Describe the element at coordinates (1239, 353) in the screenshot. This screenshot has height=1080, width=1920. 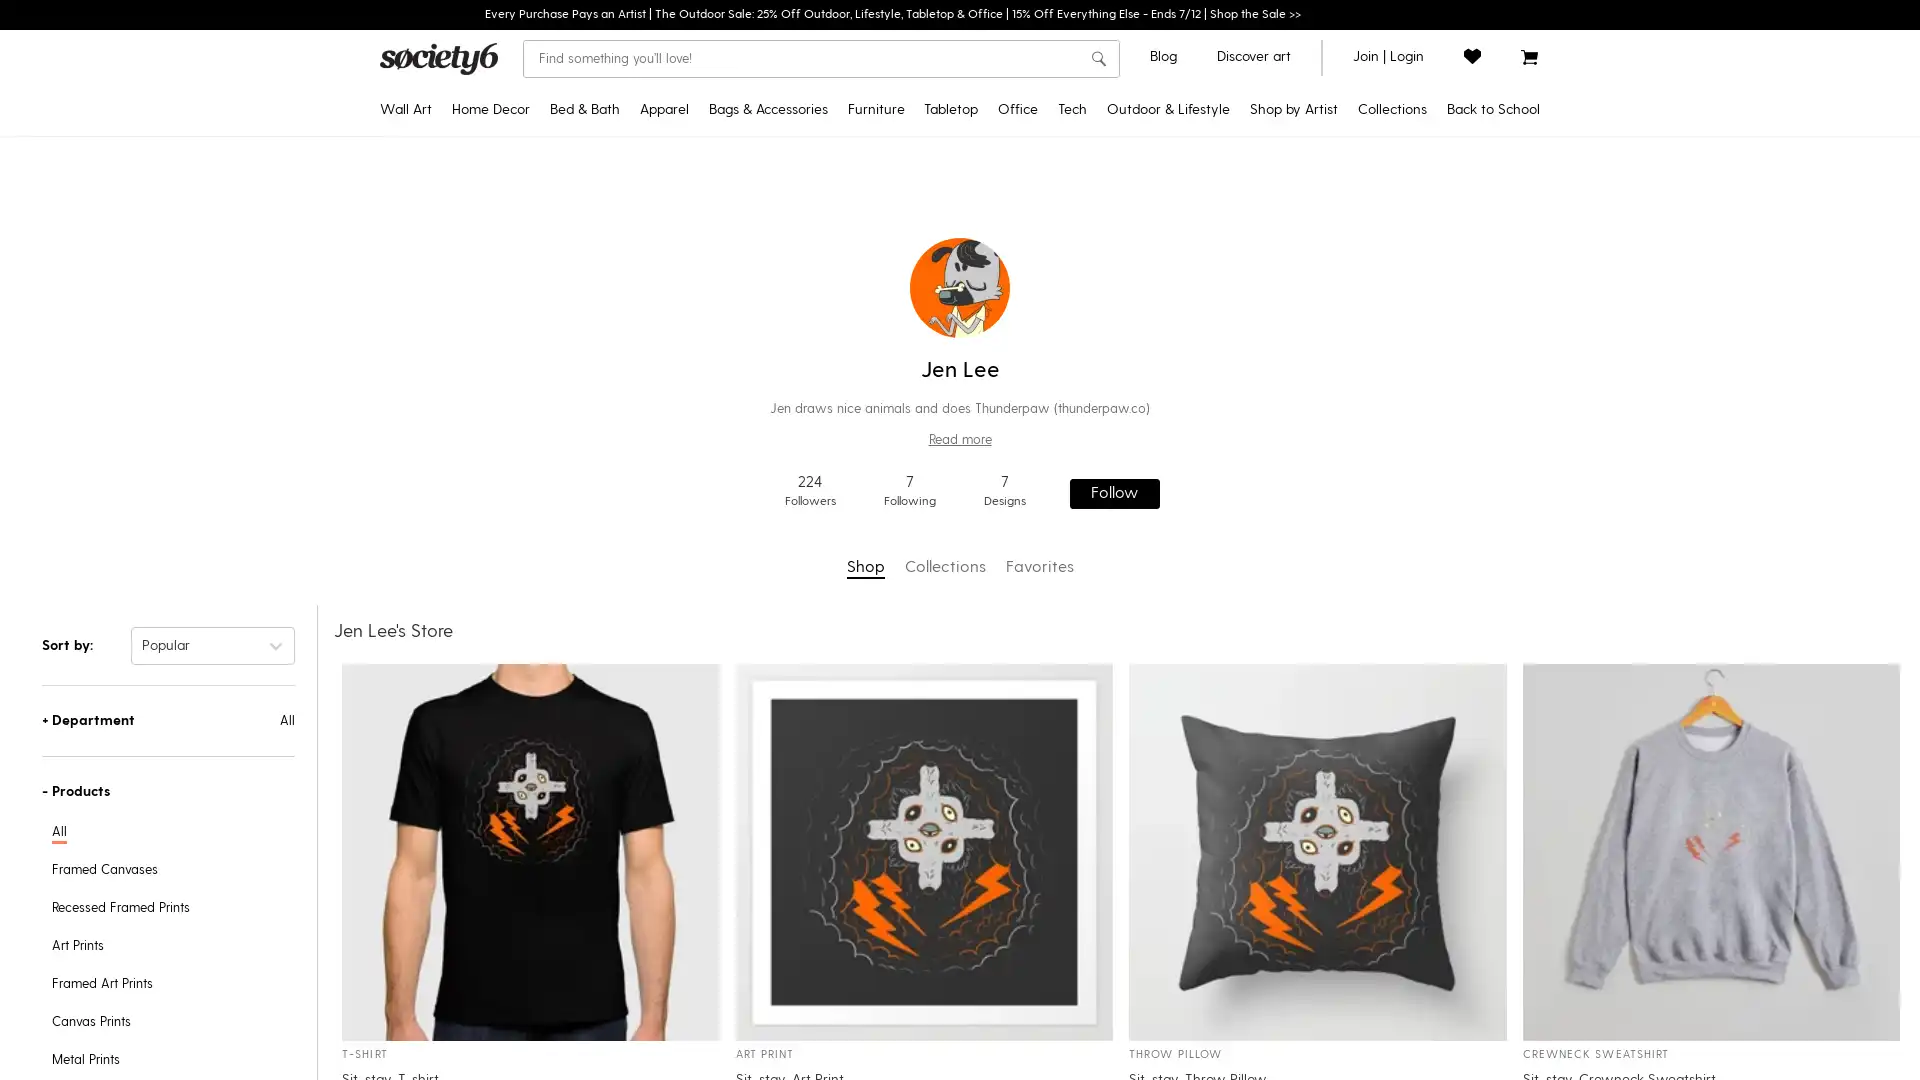
I see `Support Ukrainian Artists` at that location.